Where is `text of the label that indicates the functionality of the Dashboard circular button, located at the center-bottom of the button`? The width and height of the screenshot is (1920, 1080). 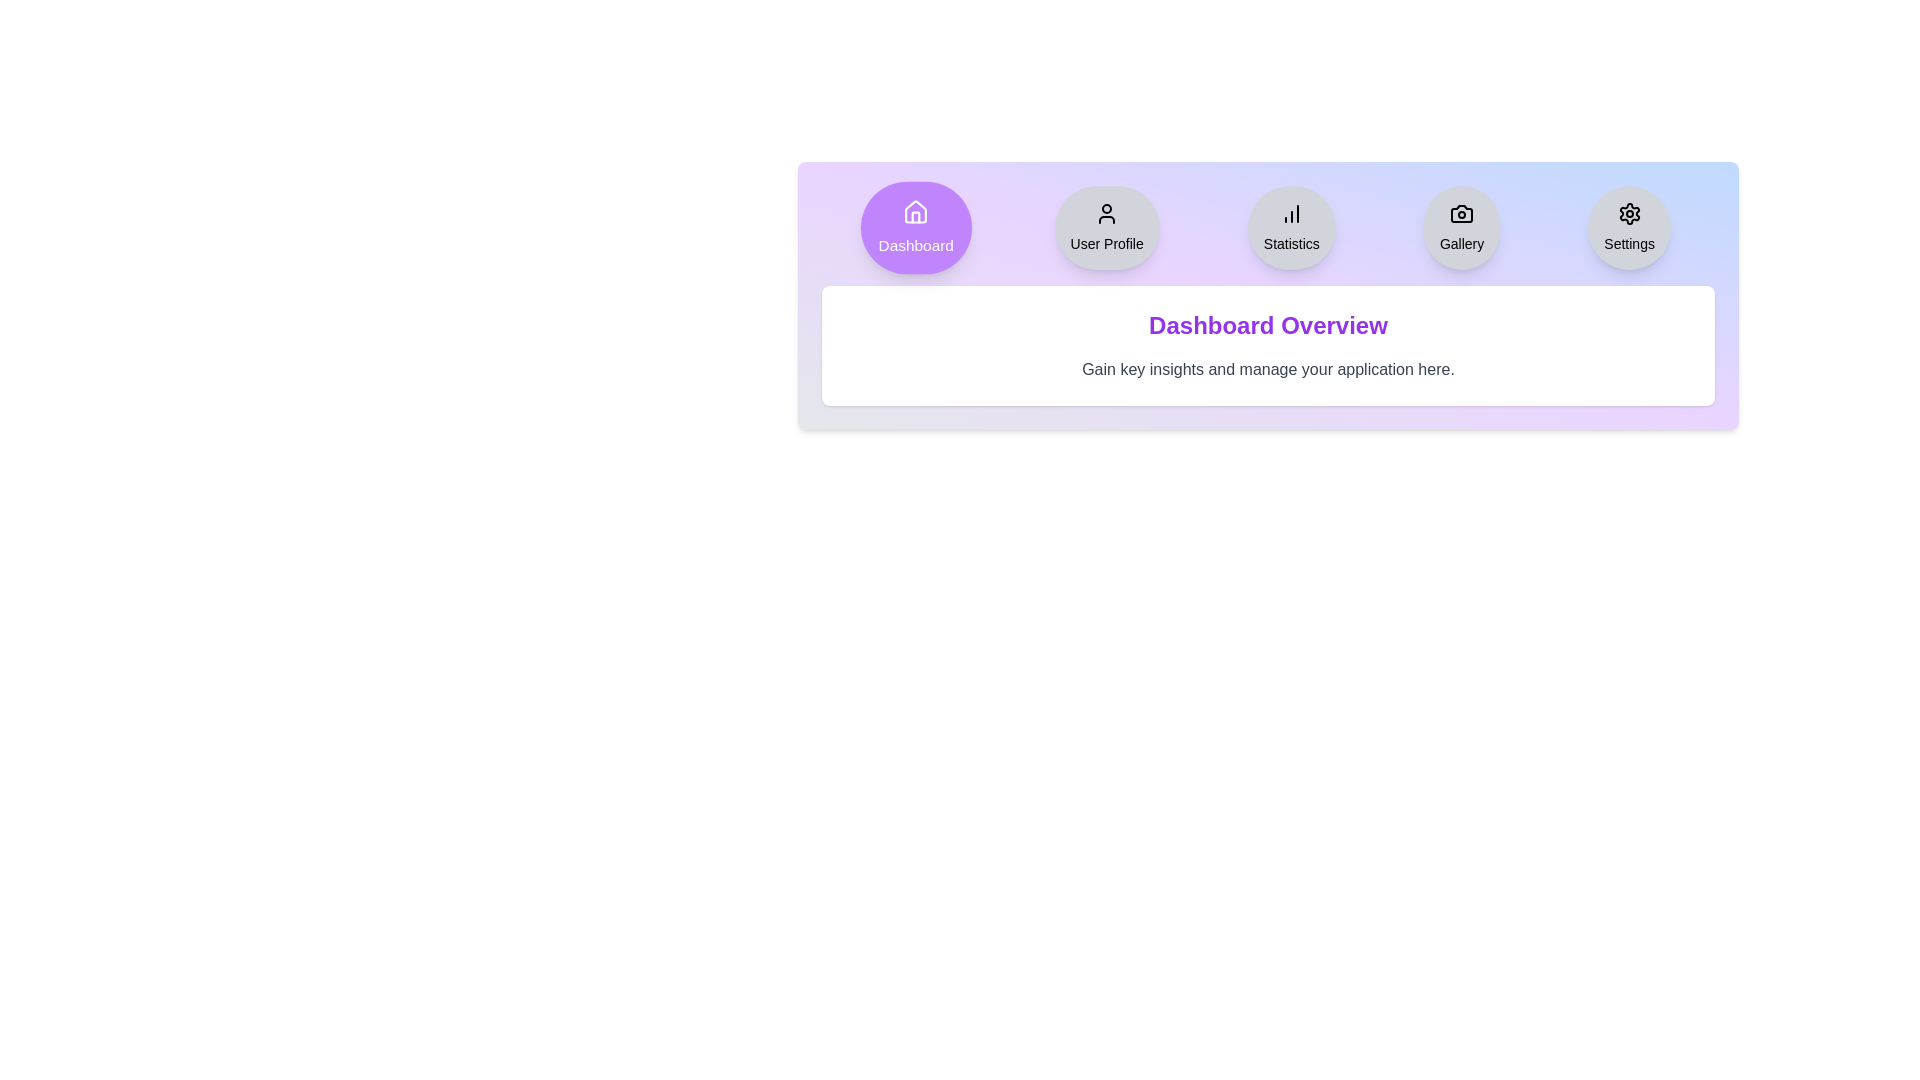
text of the label that indicates the functionality of the Dashboard circular button, located at the center-bottom of the button is located at coordinates (915, 244).